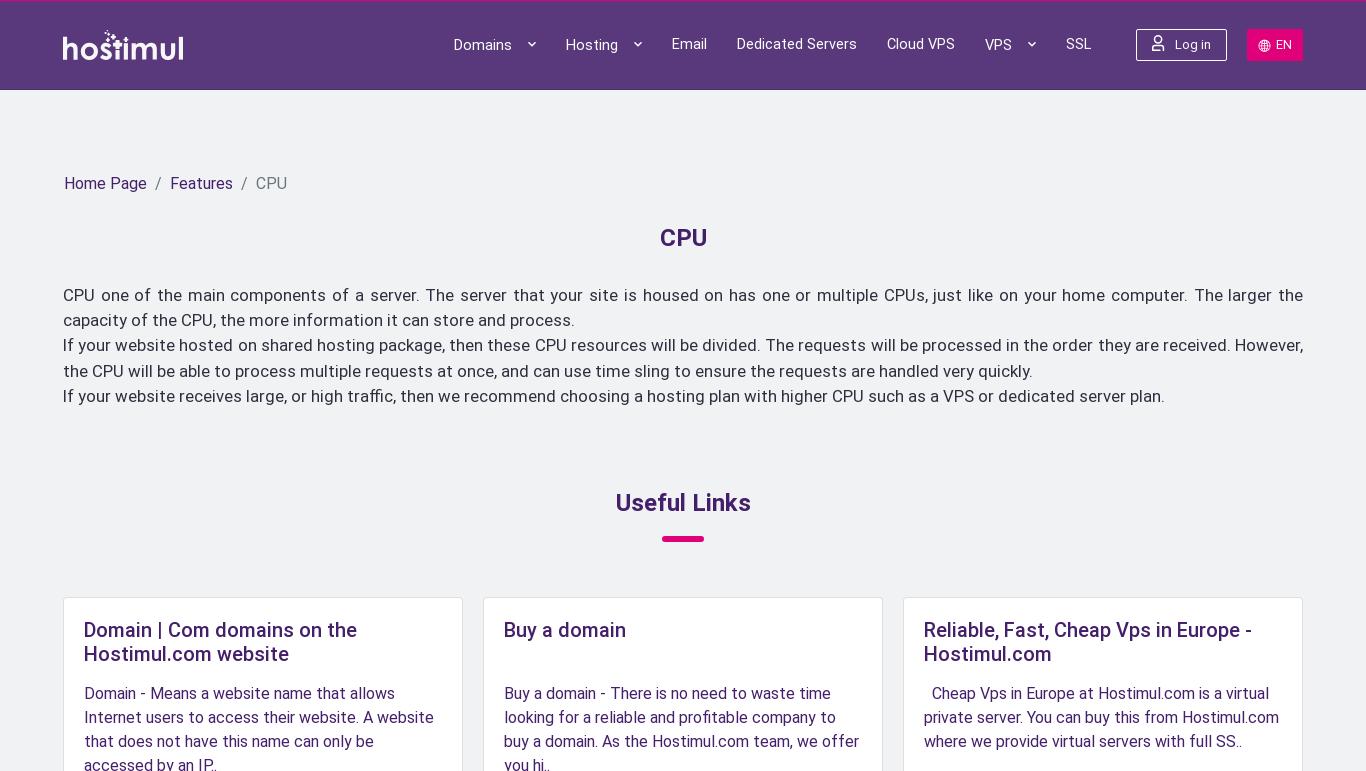 Image resolution: width=1366 pixels, height=771 pixels. Describe the element at coordinates (683, 357) in the screenshot. I see `'If your website hosted on shared hosting package, then these CPU resources will be divided. The requests will be processed in the order they are received. However, the CPU will be able to process multiple requests at once, and can use time sling to ensure the requests are handled very quickly.'` at that location.